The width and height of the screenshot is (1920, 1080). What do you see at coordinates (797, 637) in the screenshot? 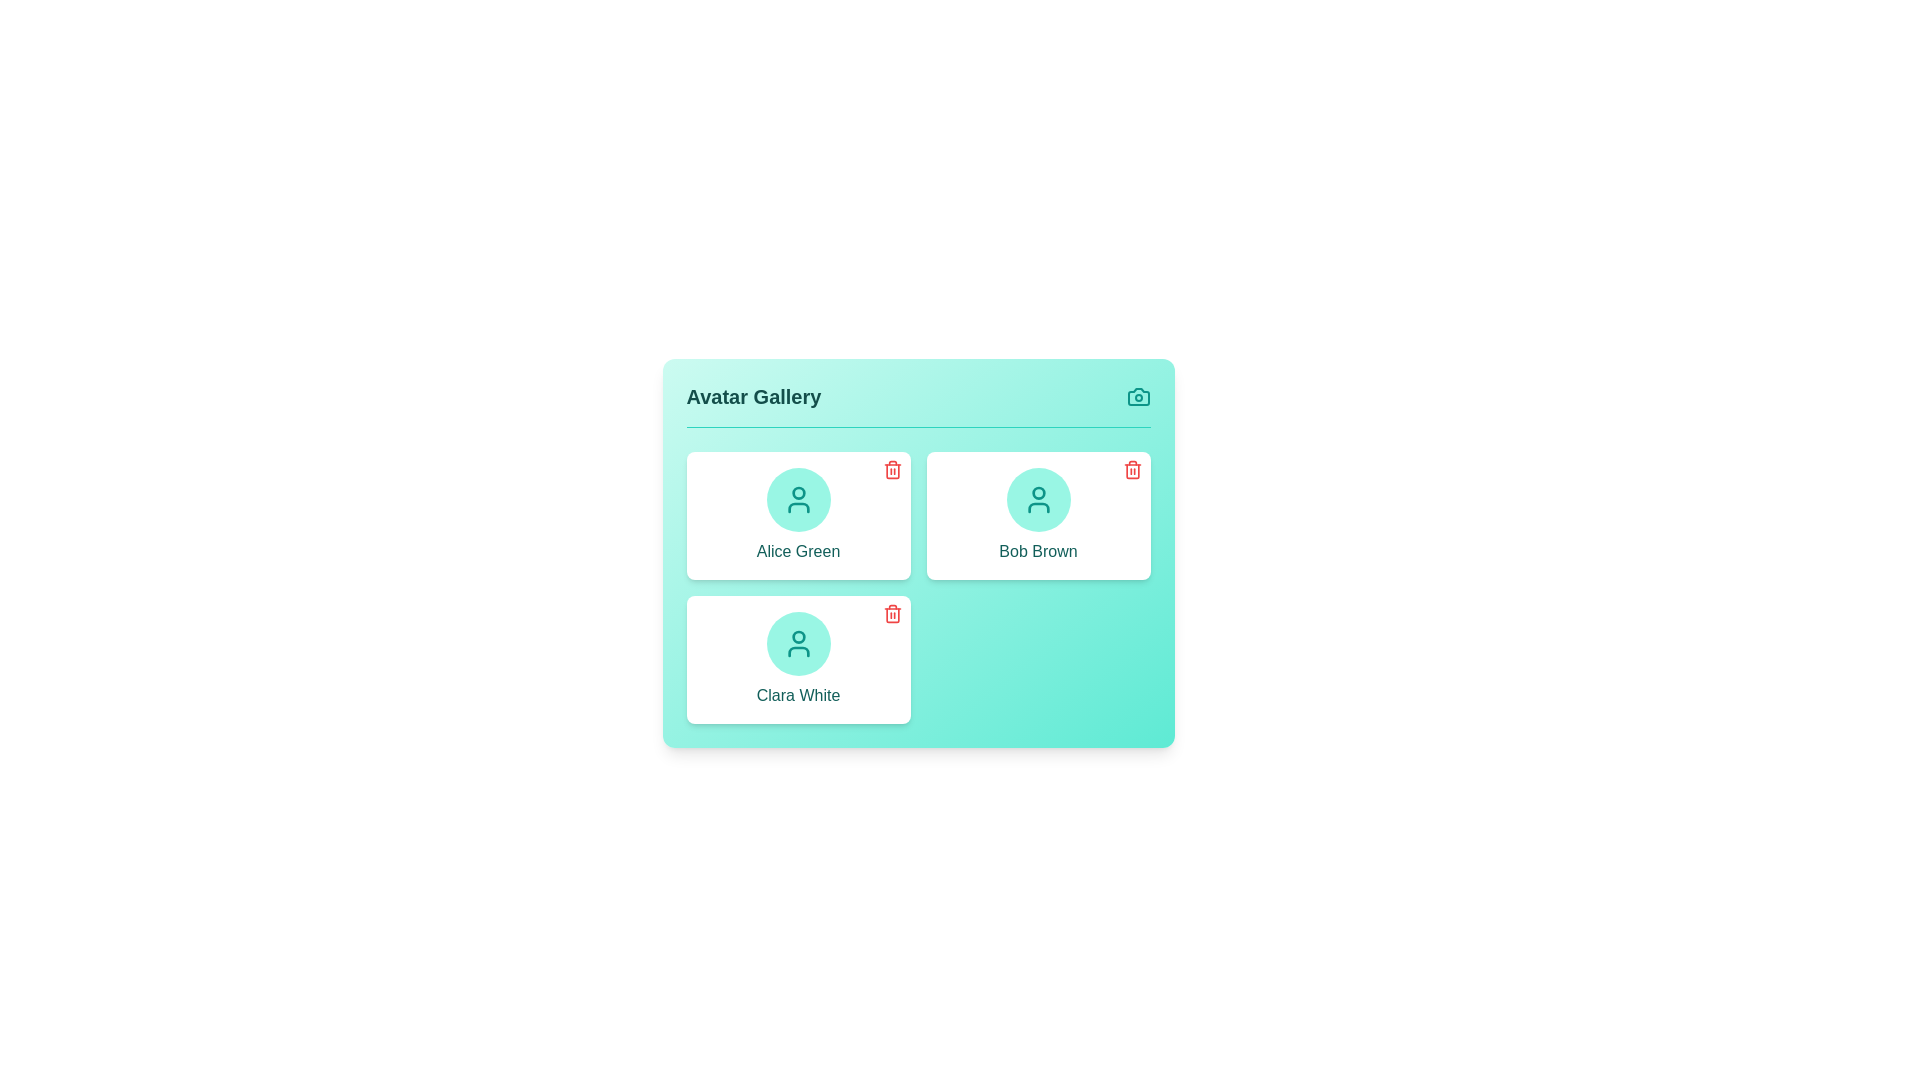
I see `the circular teal icon with a green dot at its center, located in the bottom card displaying 'Clara White'` at bounding box center [797, 637].